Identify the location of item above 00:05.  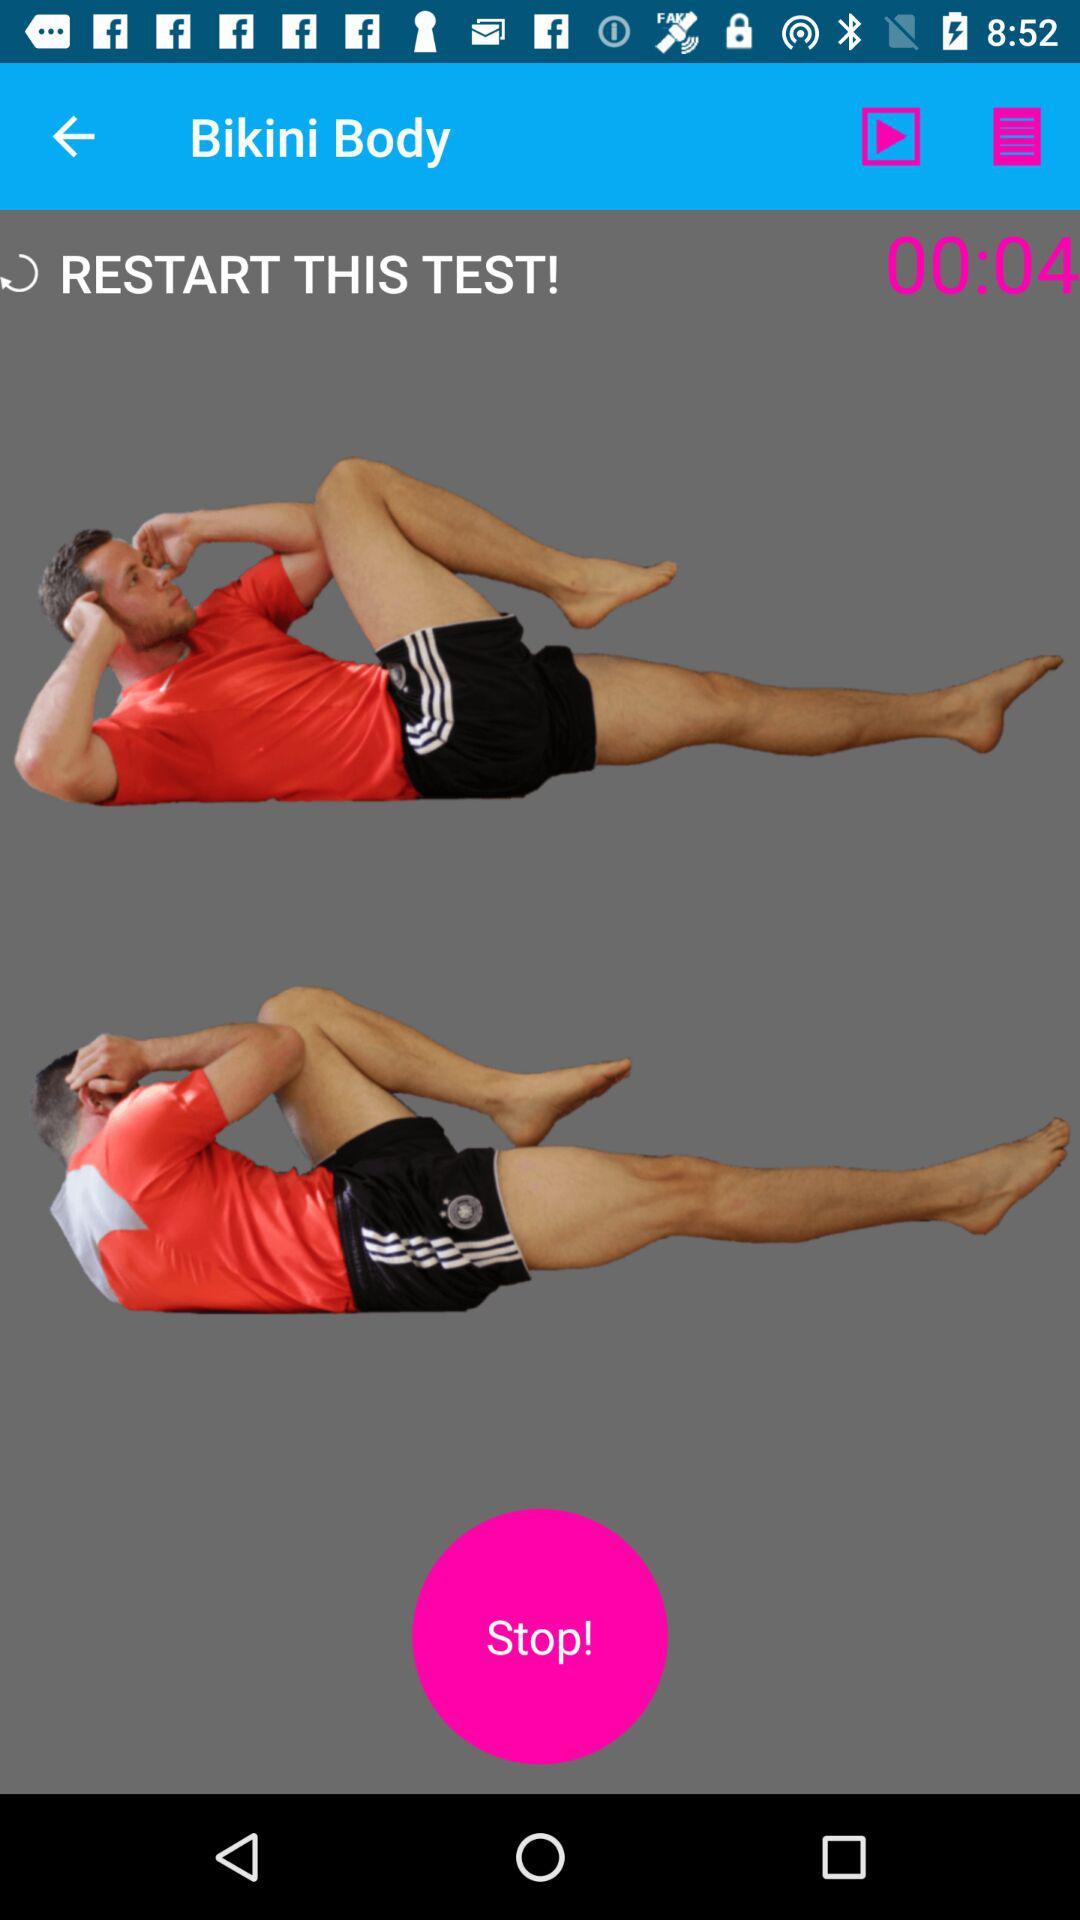
(1017, 135).